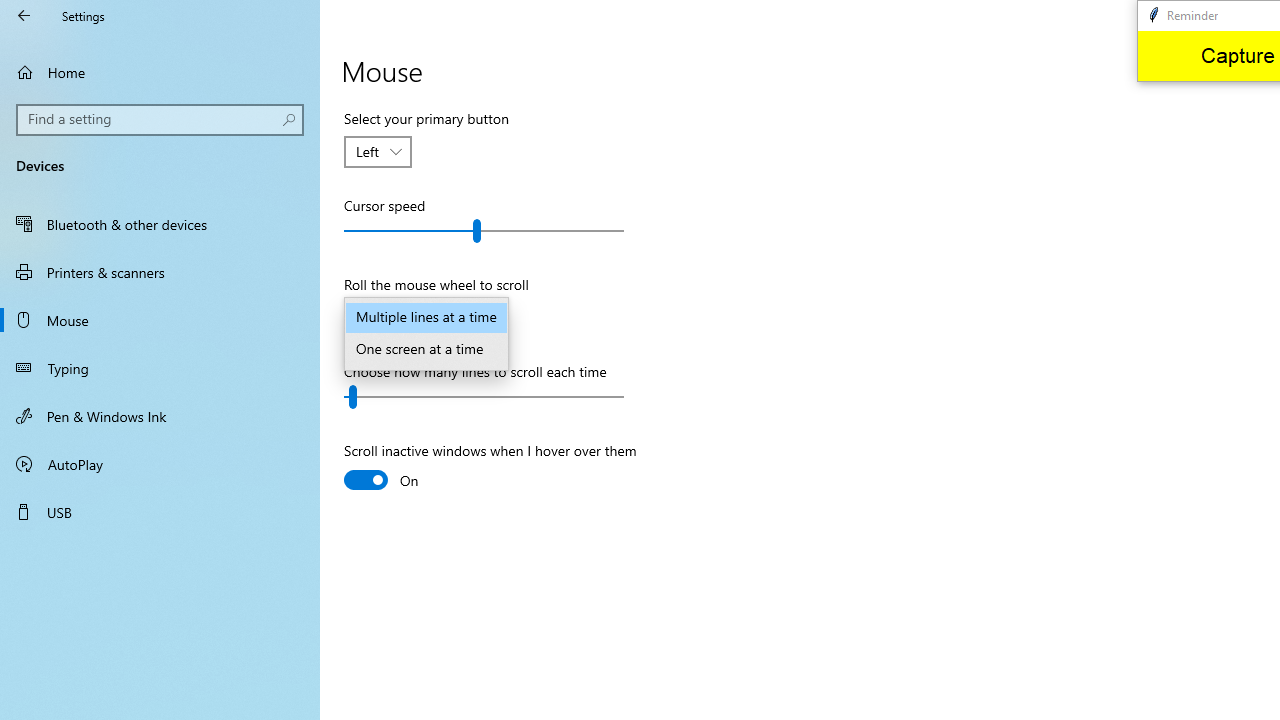  I want to click on 'Scroll inactive windows when I hover over them', so click(490, 468).